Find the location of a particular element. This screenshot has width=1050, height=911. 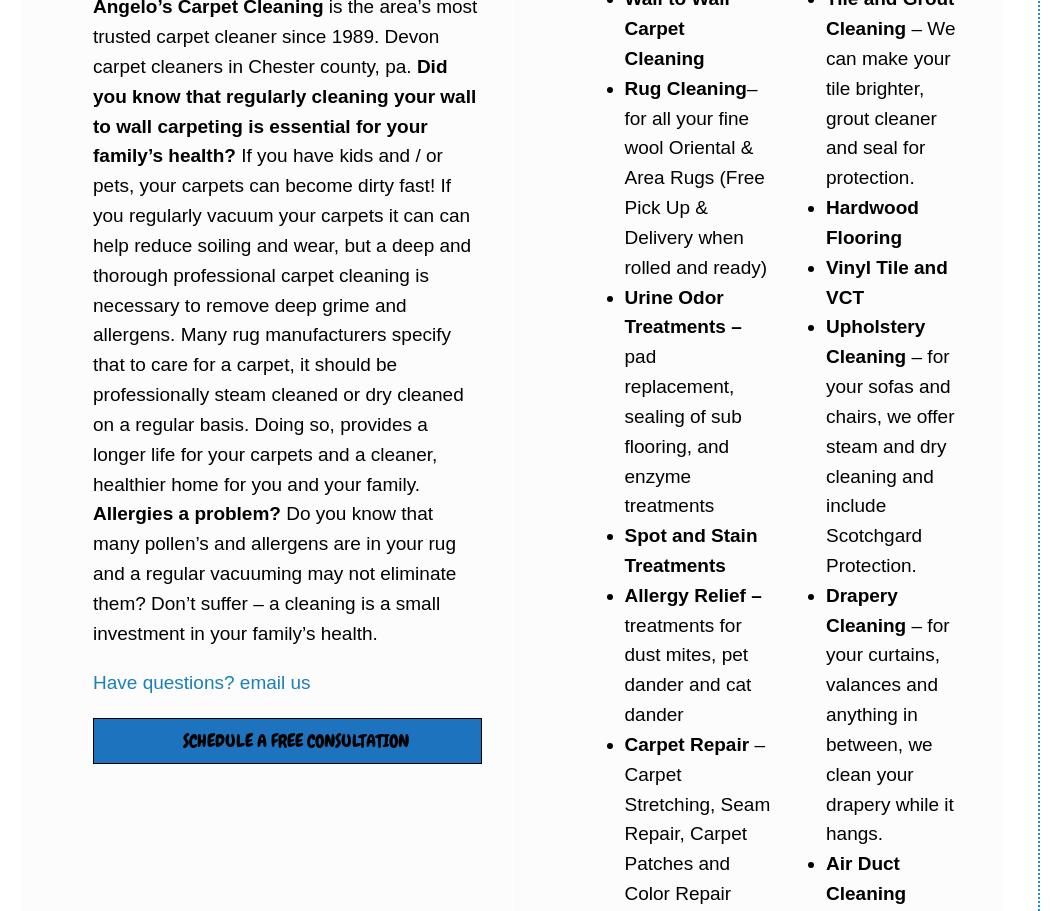

'Schedule a FREE Consultation' is located at coordinates (294, 739).